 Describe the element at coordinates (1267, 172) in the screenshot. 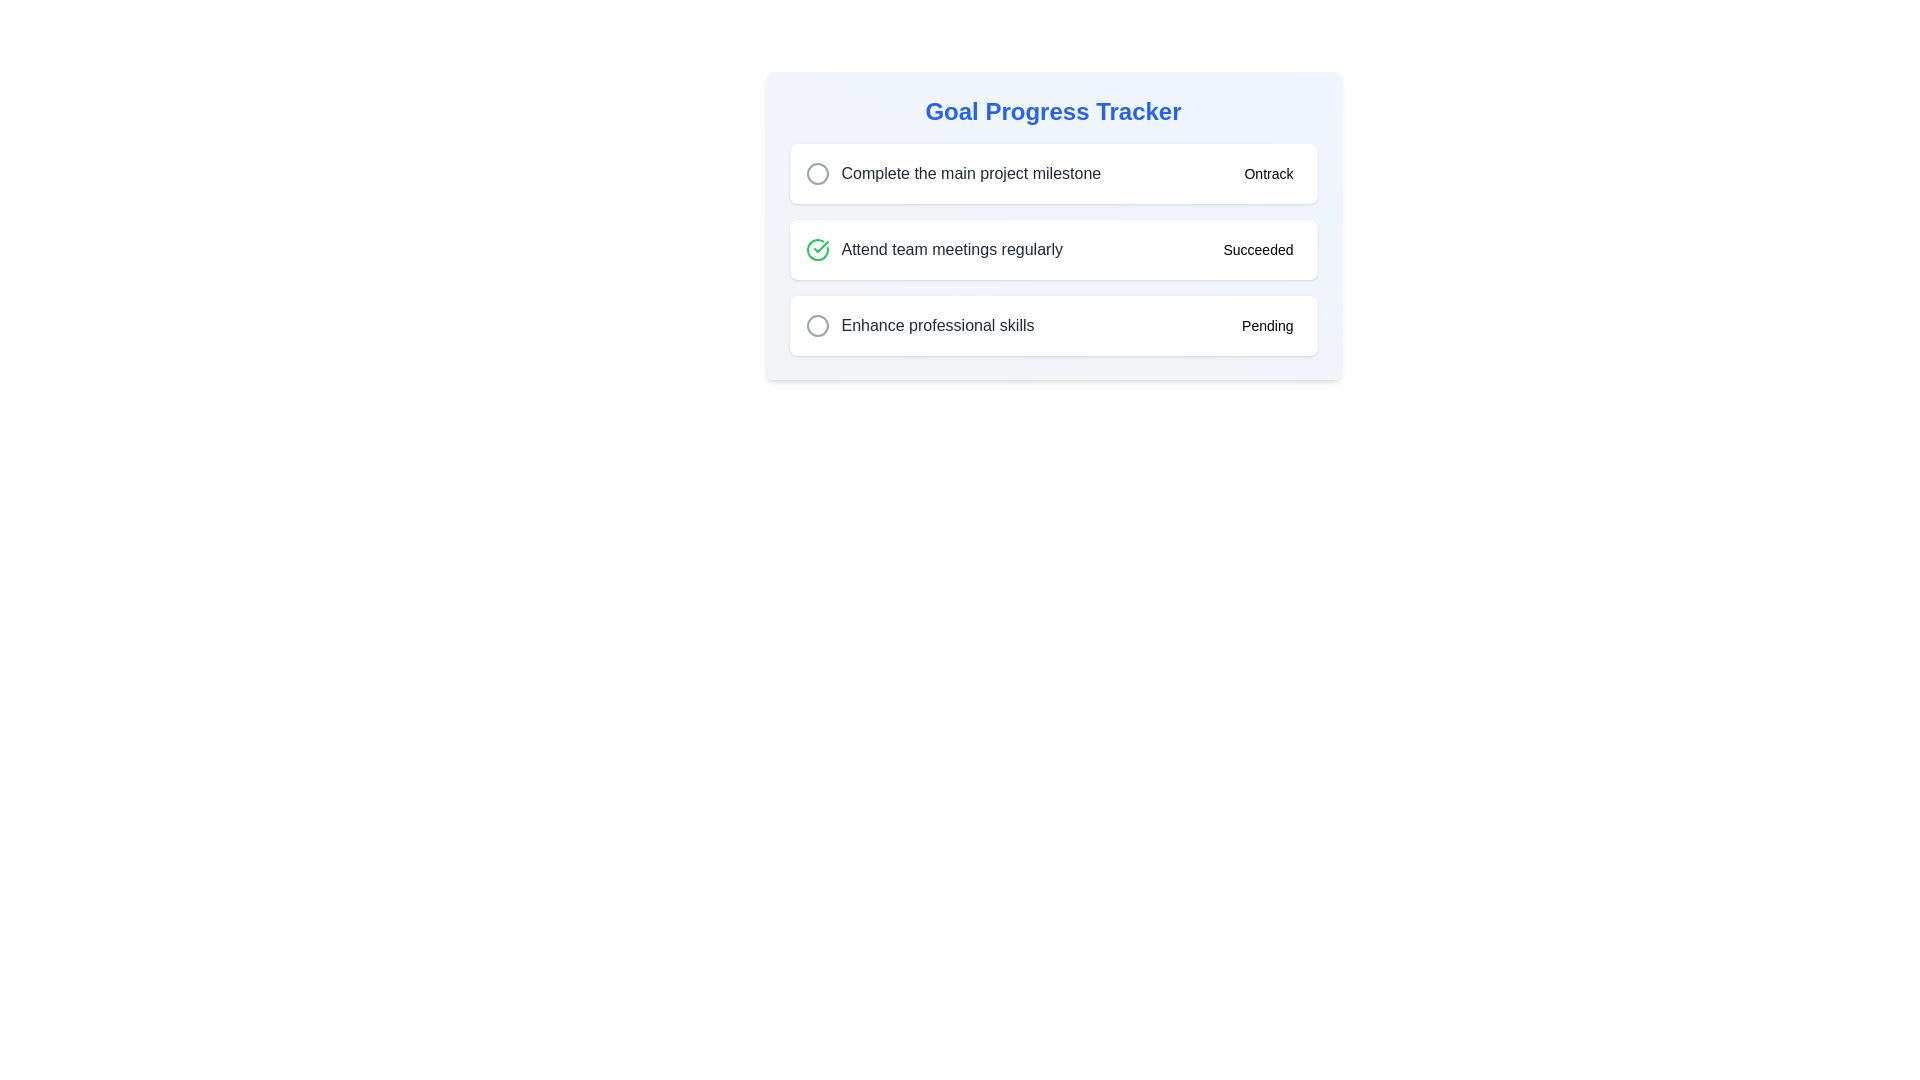

I see `status displayed on the 'Ontrack' Badge located to the right of the text 'Complete the main project milestone.'` at that location.